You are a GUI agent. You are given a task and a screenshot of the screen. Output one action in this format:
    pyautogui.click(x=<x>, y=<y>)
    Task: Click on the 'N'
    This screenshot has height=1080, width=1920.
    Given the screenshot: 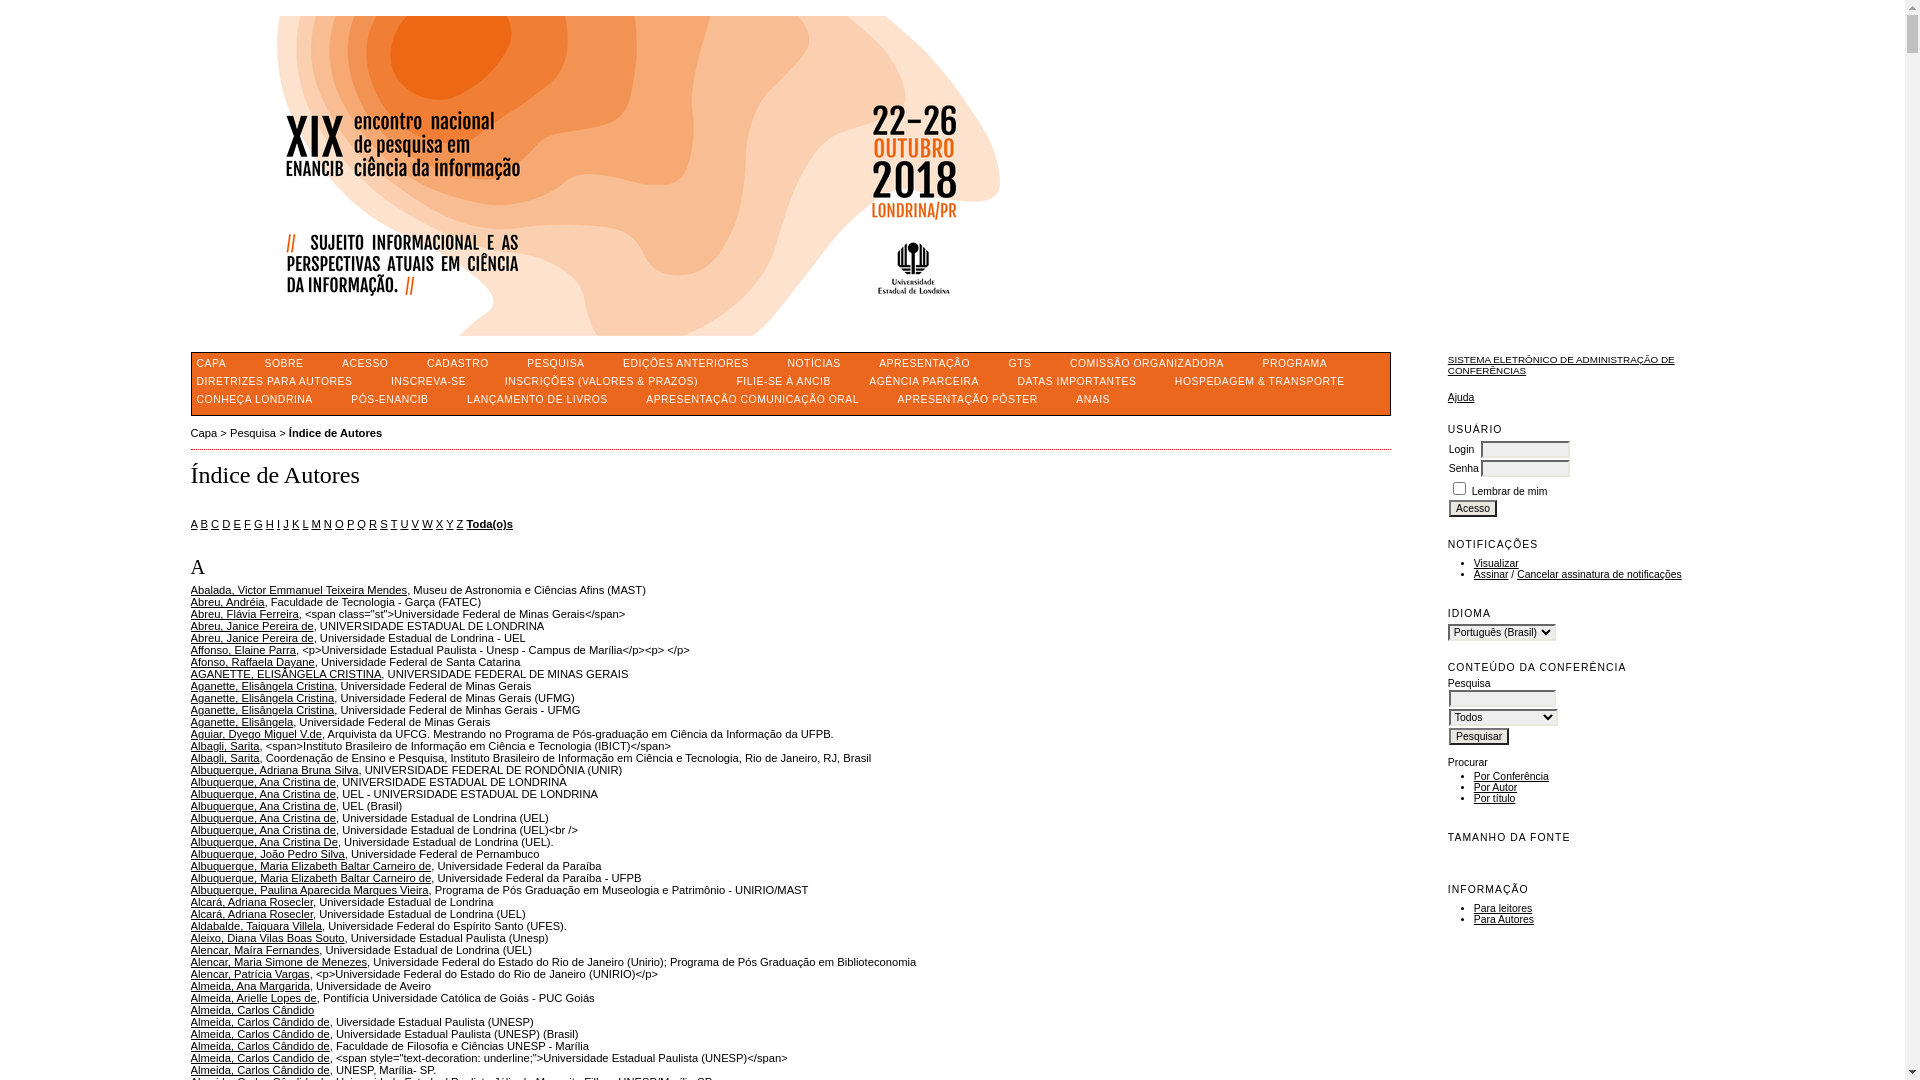 What is the action you would take?
    pyautogui.click(x=324, y=523)
    